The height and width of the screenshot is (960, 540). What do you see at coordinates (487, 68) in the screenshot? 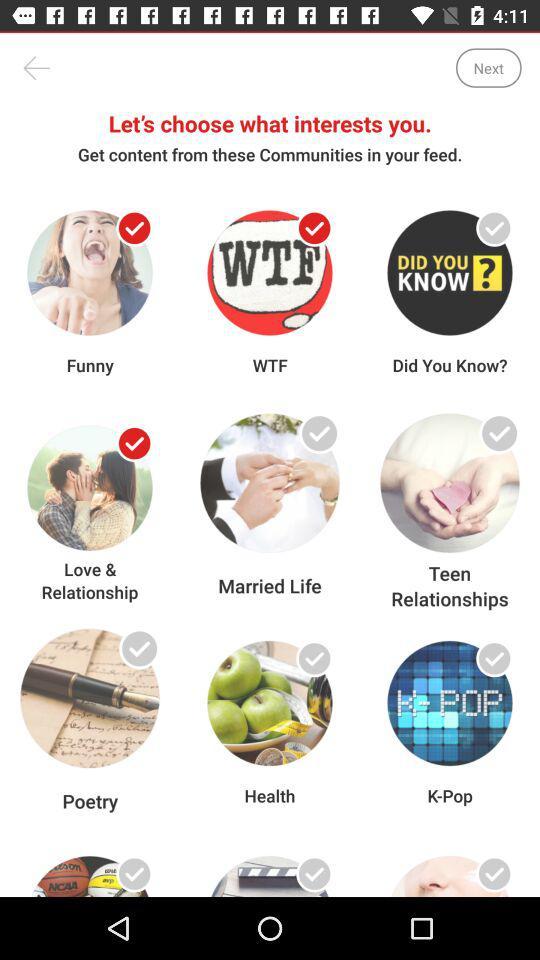
I see `the next icon` at bounding box center [487, 68].